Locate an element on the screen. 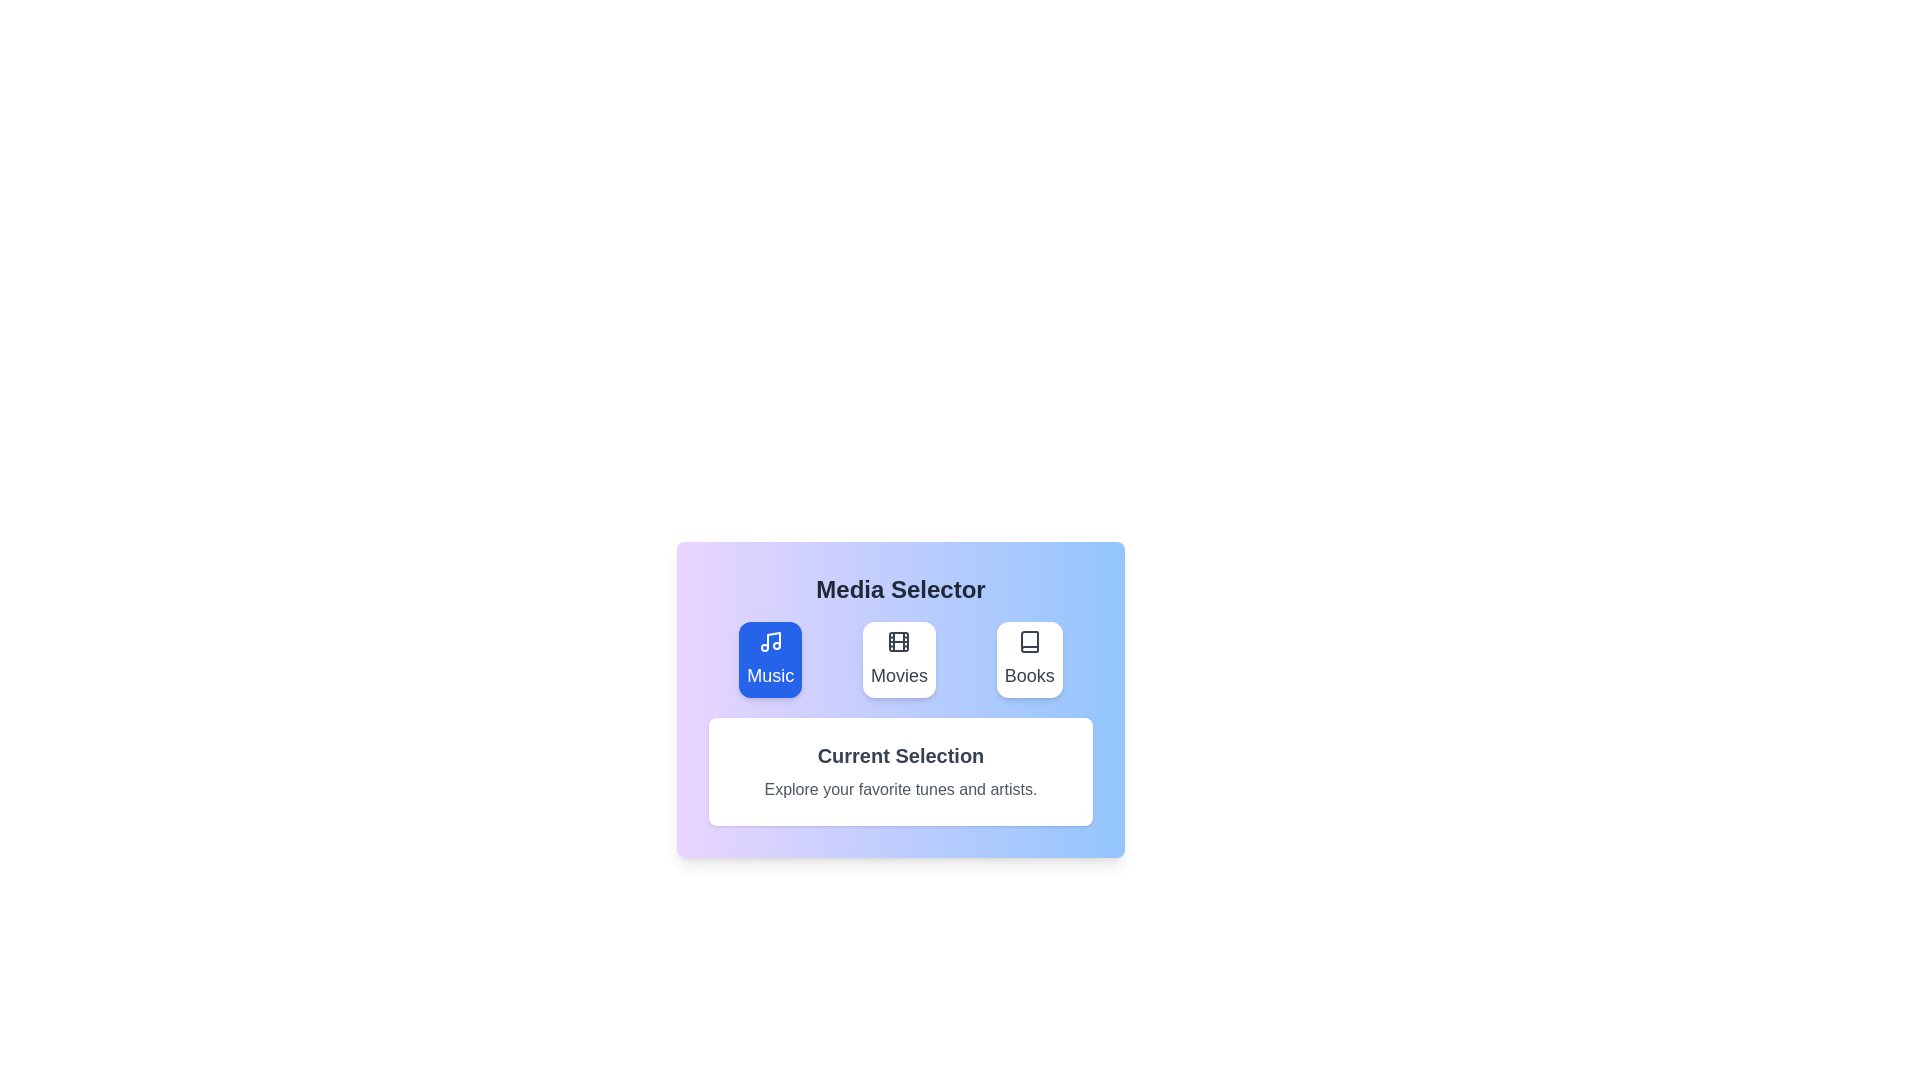 Image resolution: width=1920 pixels, height=1080 pixels. the interactive button for selecting the 'Movies' category located in the 'Media Selector' section, positioned between 'Music' and 'Books' is located at coordinates (898, 659).